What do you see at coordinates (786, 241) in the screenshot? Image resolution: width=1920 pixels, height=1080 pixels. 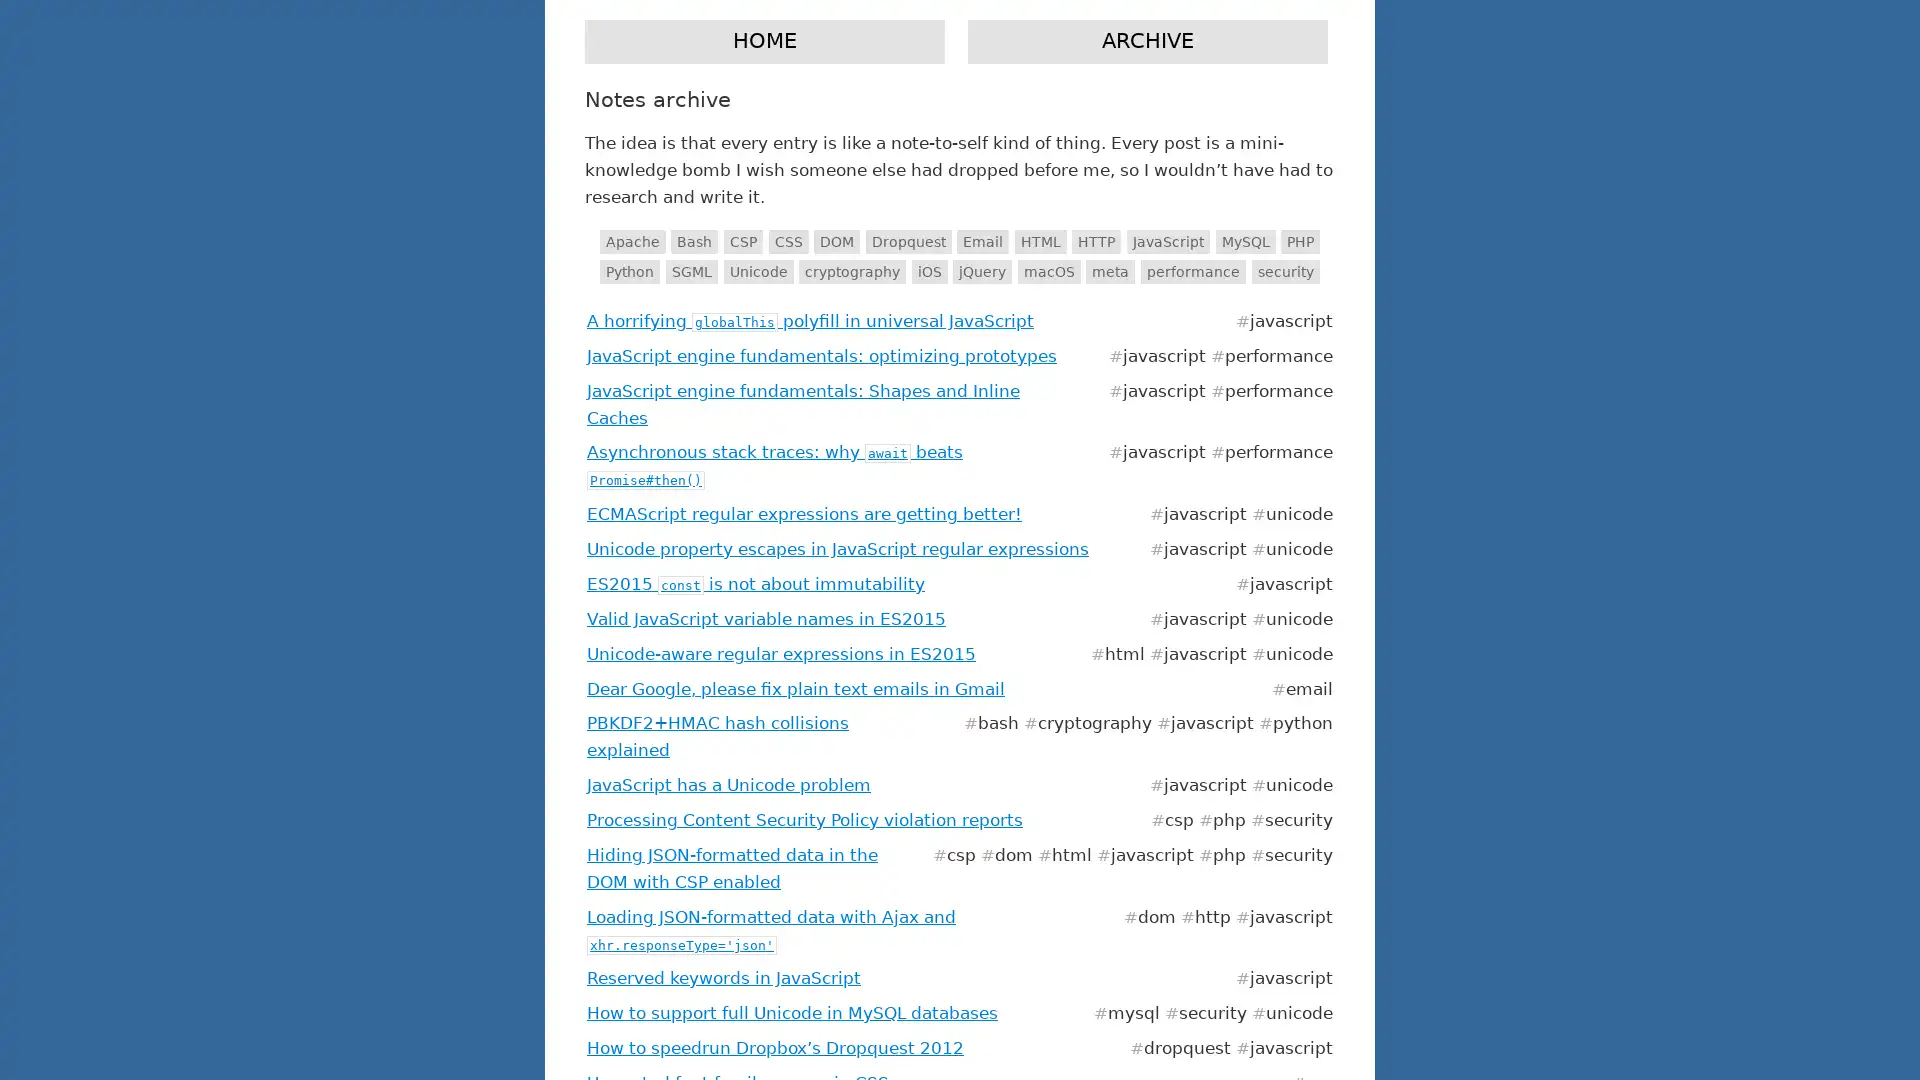 I see `CSS` at bounding box center [786, 241].